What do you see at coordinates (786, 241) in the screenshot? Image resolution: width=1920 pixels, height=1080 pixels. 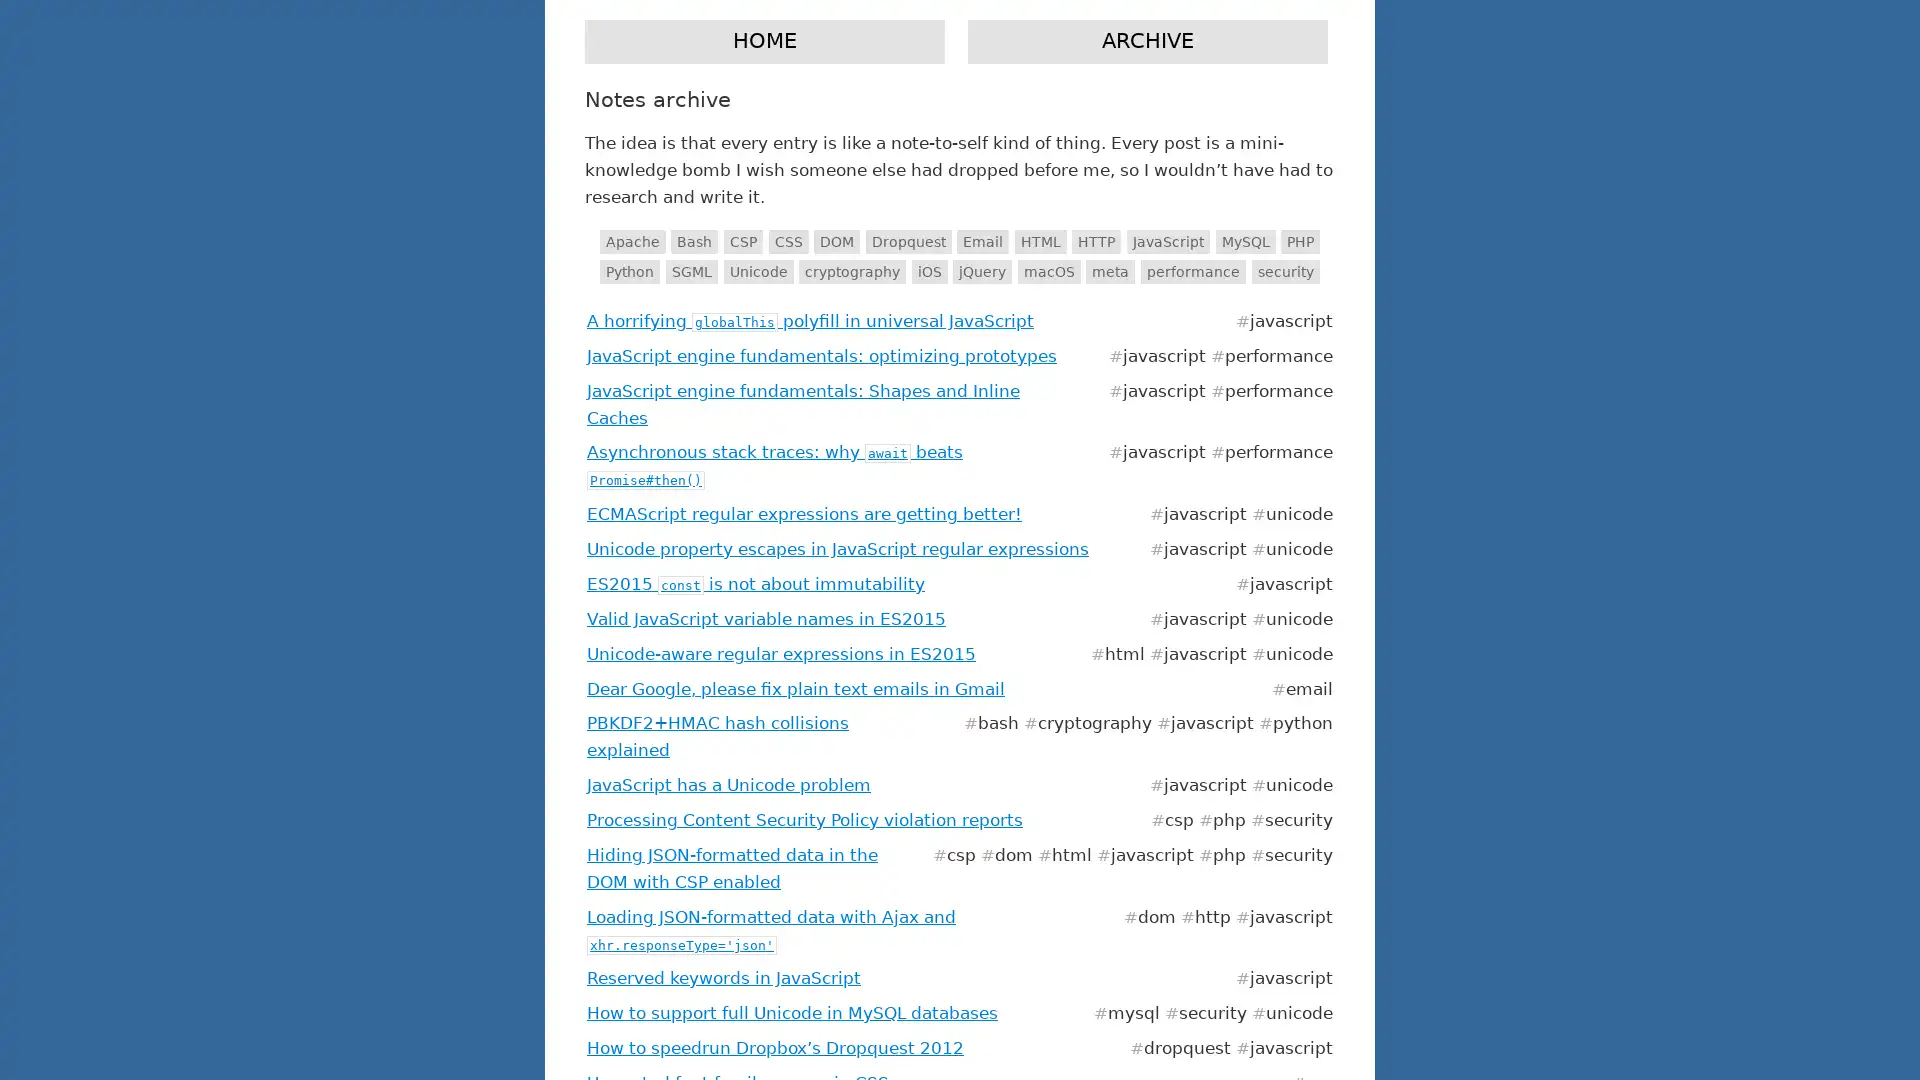 I see `CSS` at bounding box center [786, 241].